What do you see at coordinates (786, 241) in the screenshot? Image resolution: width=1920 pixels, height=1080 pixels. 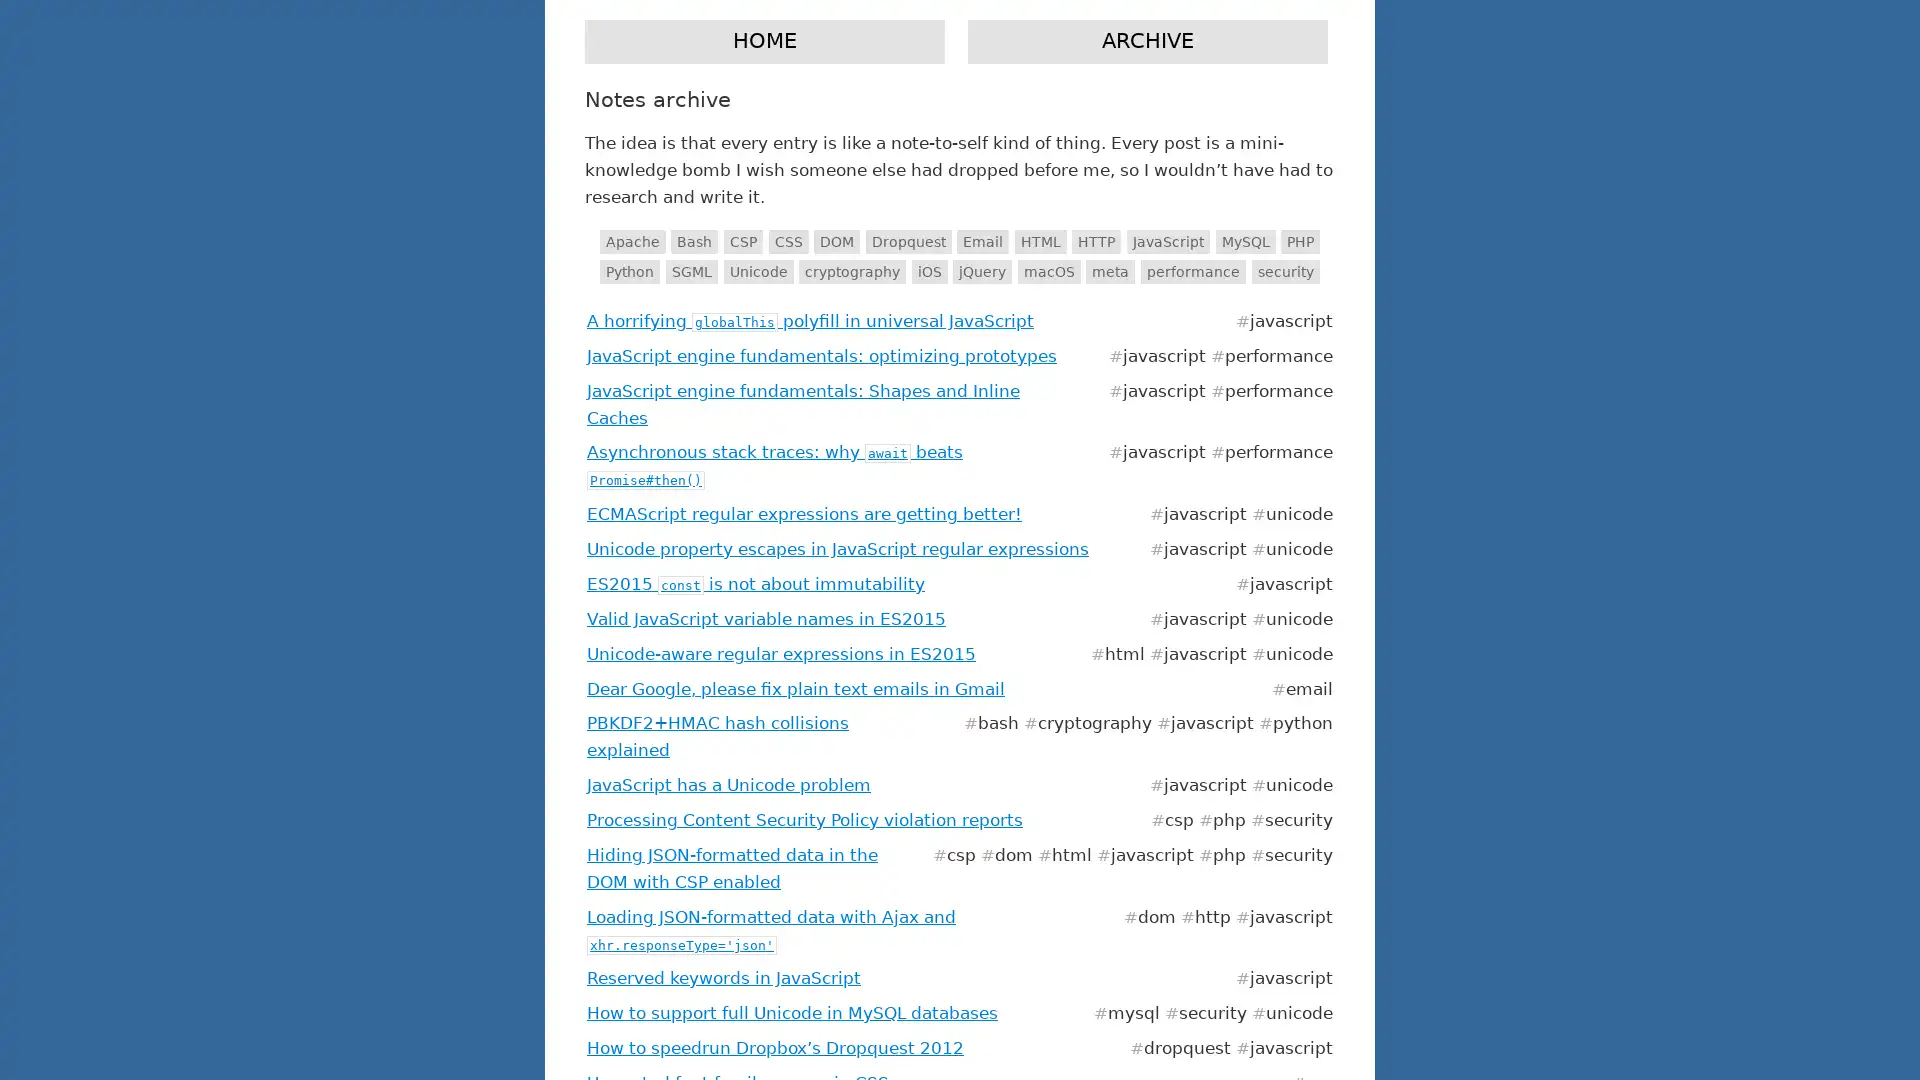 I see `CSS` at bounding box center [786, 241].